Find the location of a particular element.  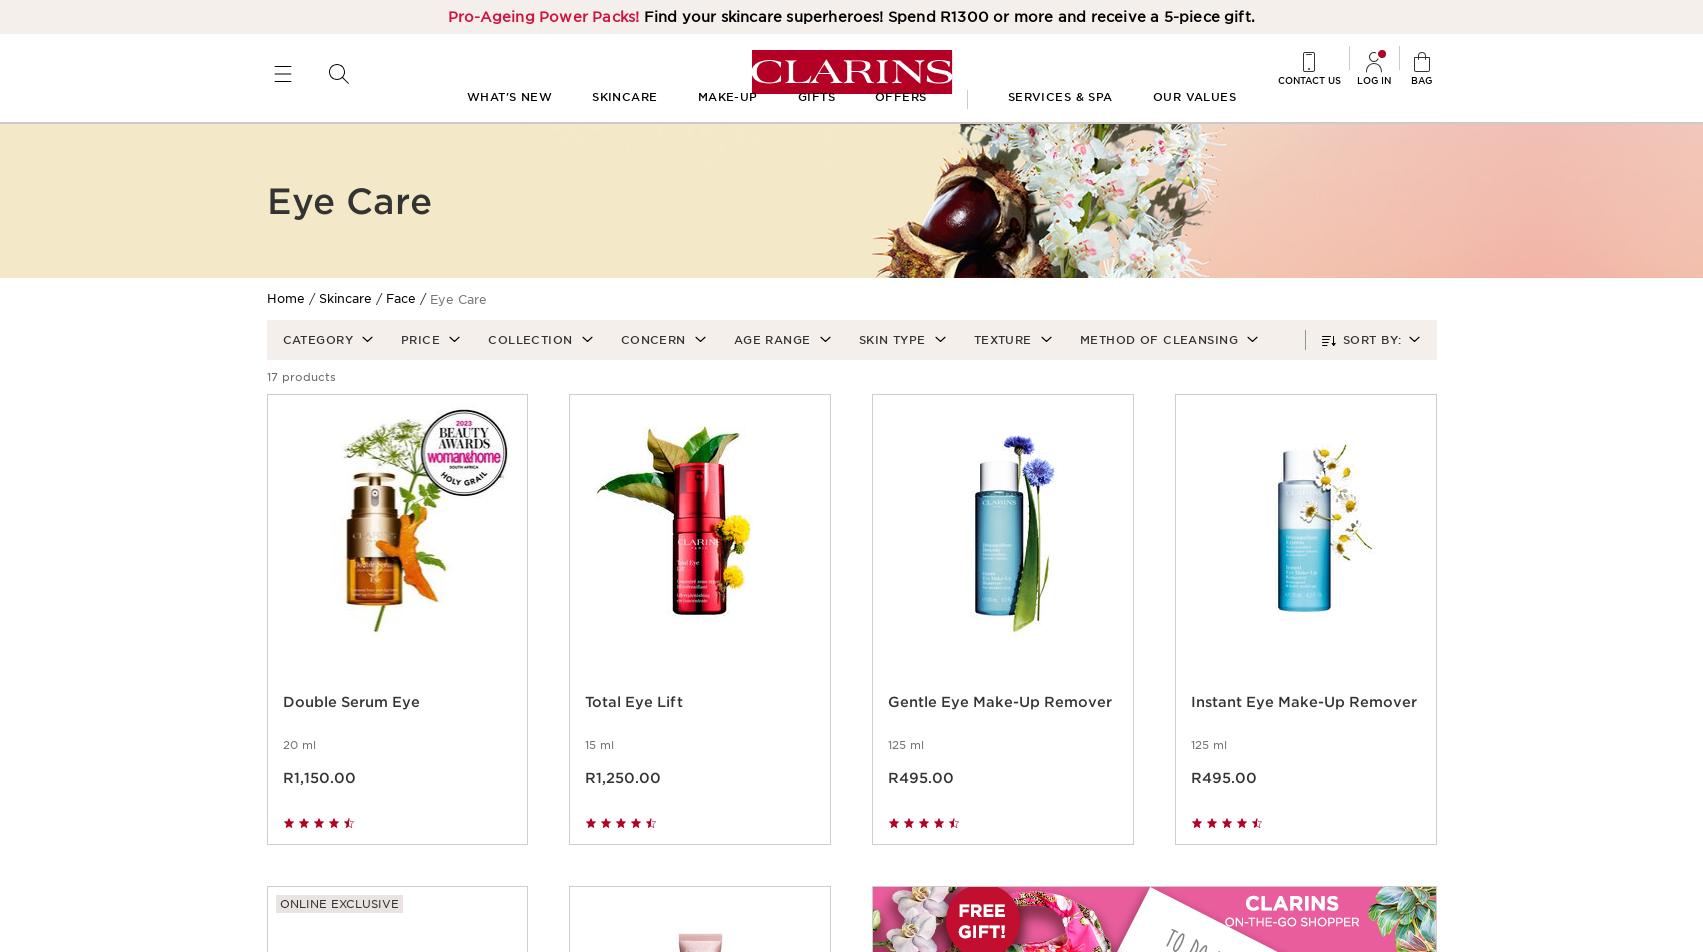

'Collection' is located at coordinates (528, 362).